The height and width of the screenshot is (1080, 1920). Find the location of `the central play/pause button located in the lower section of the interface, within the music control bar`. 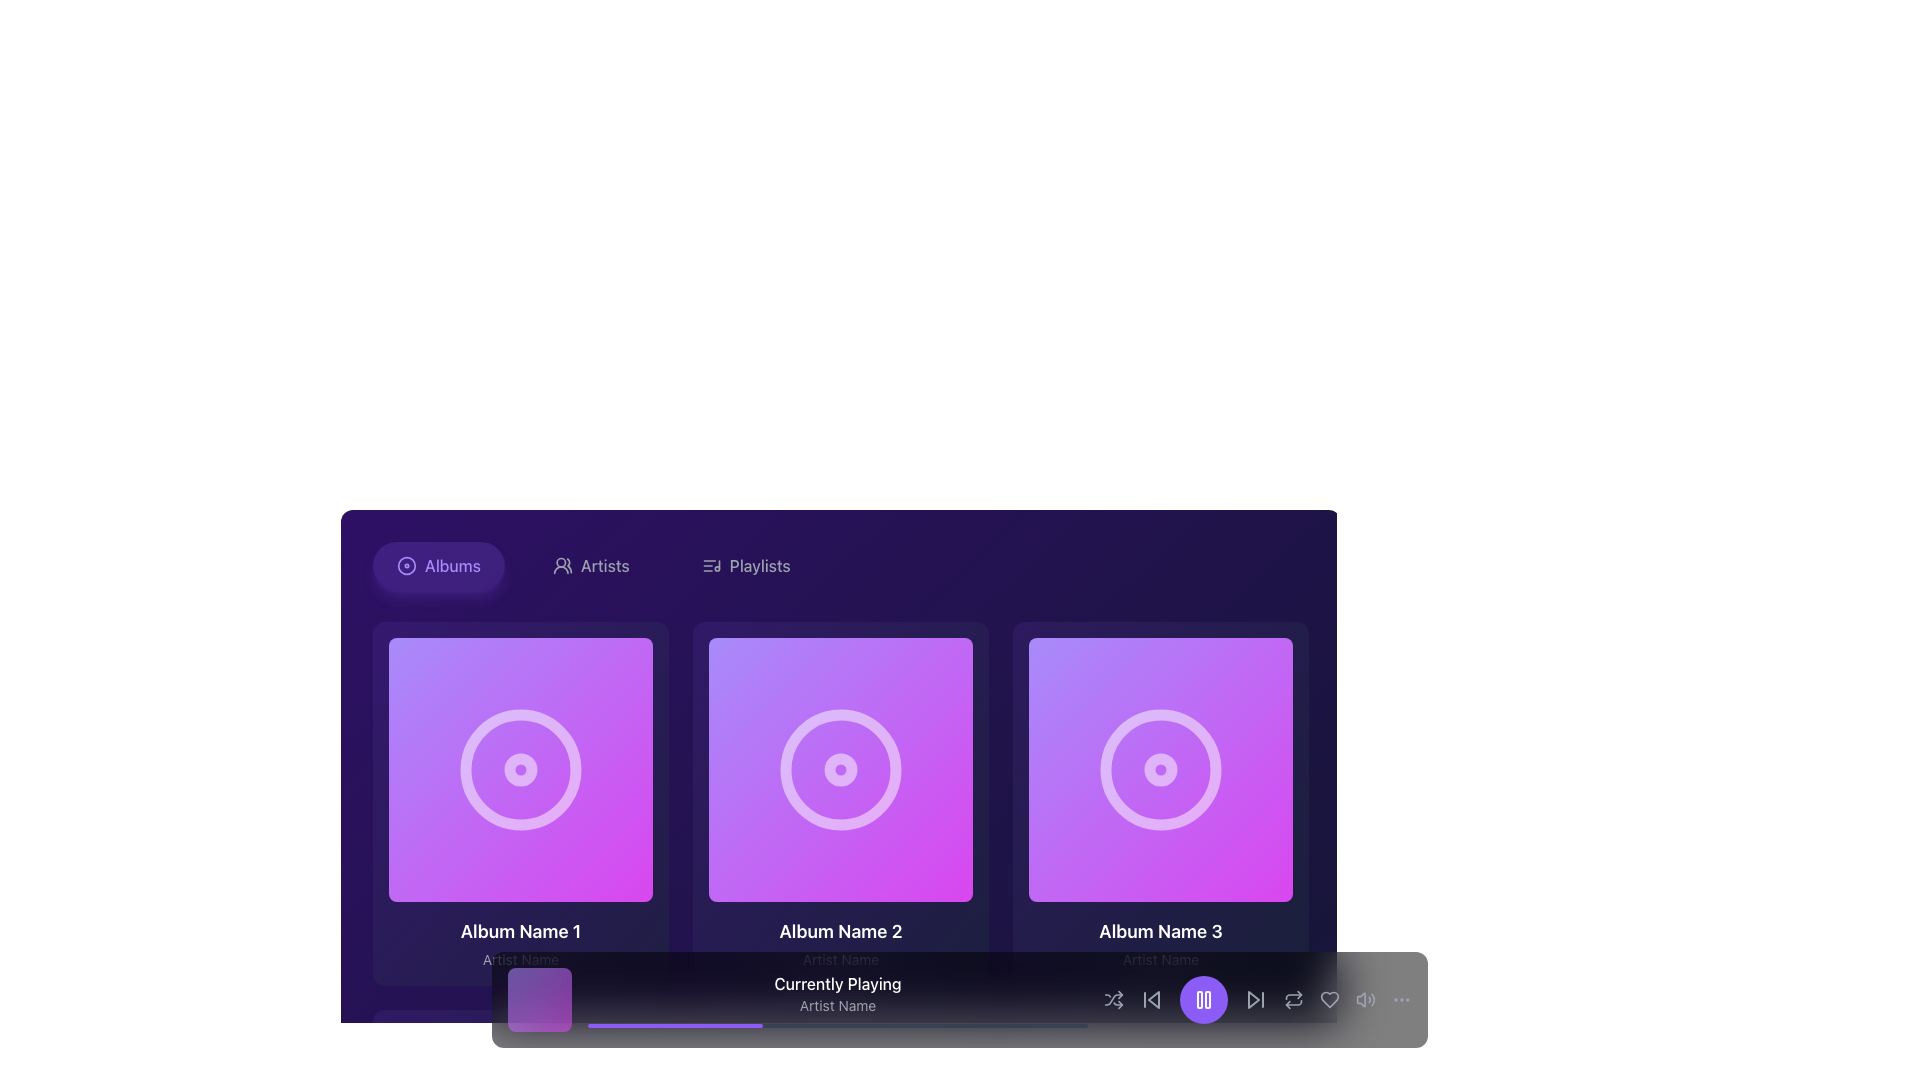

the central play/pause button located in the lower section of the interface, within the music control bar is located at coordinates (1203, 999).